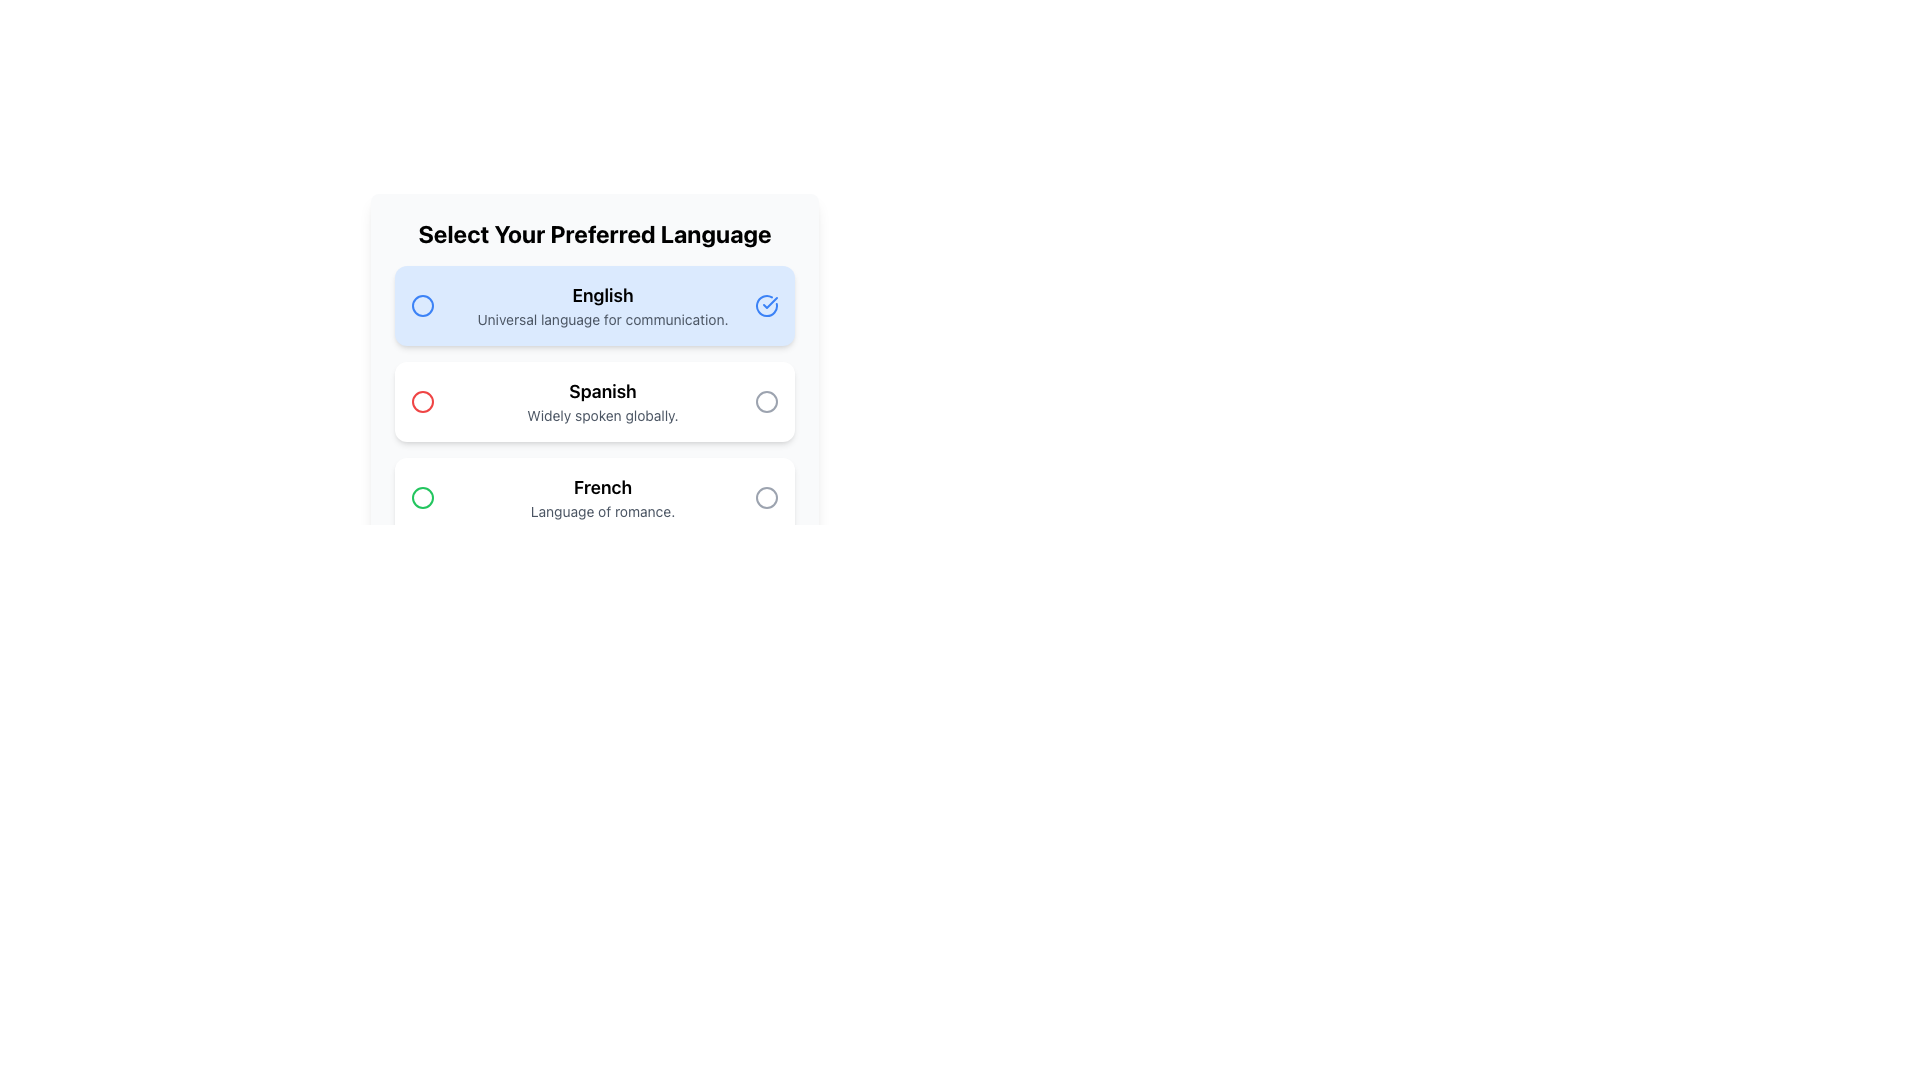 The height and width of the screenshot is (1080, 1920). Describe the element at coordinates (602, 392) in the screenshot. I see `the 'Spanish' language option text label, which is the second selectable language in the list, positioned between 'English' and 'French'` at that location.